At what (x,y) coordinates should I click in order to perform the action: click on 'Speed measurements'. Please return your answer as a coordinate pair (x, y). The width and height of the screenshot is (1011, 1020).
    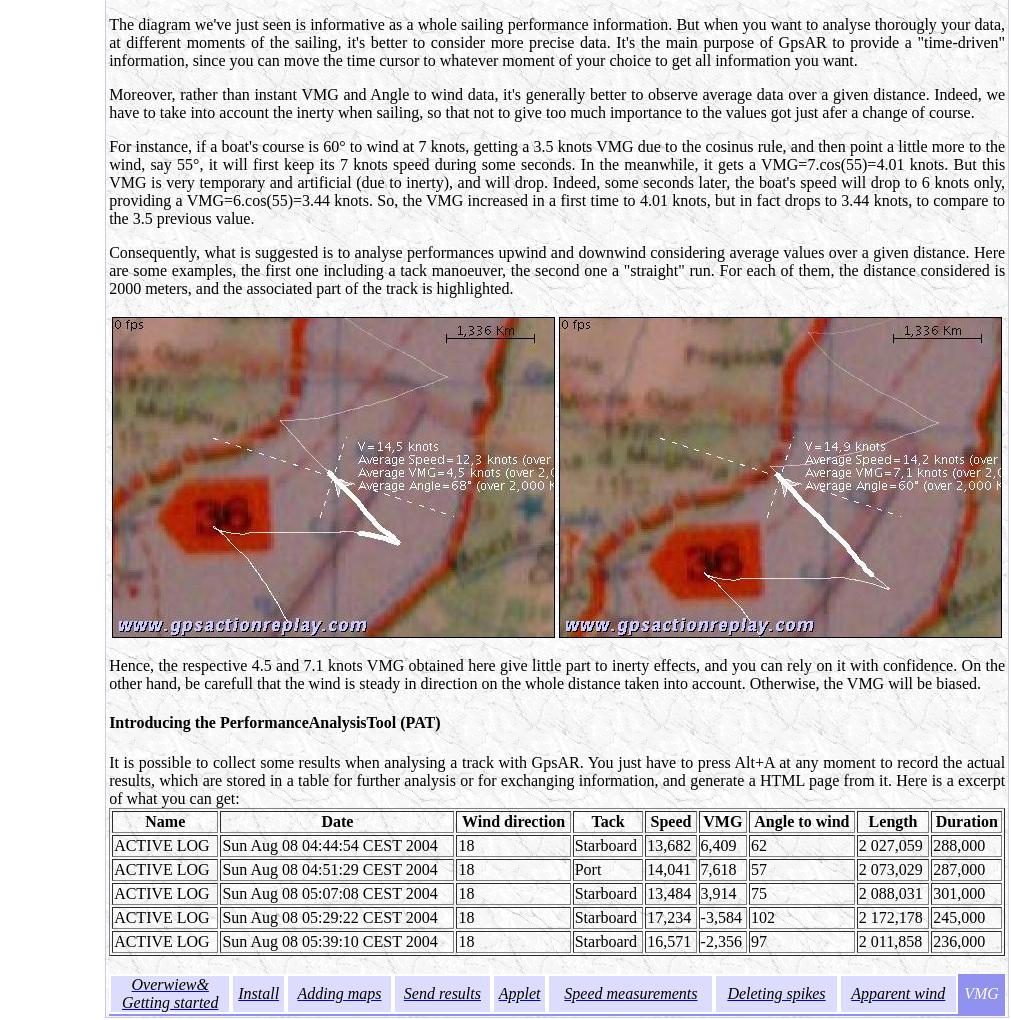
    Looking at the image, I should click on (630, 992).